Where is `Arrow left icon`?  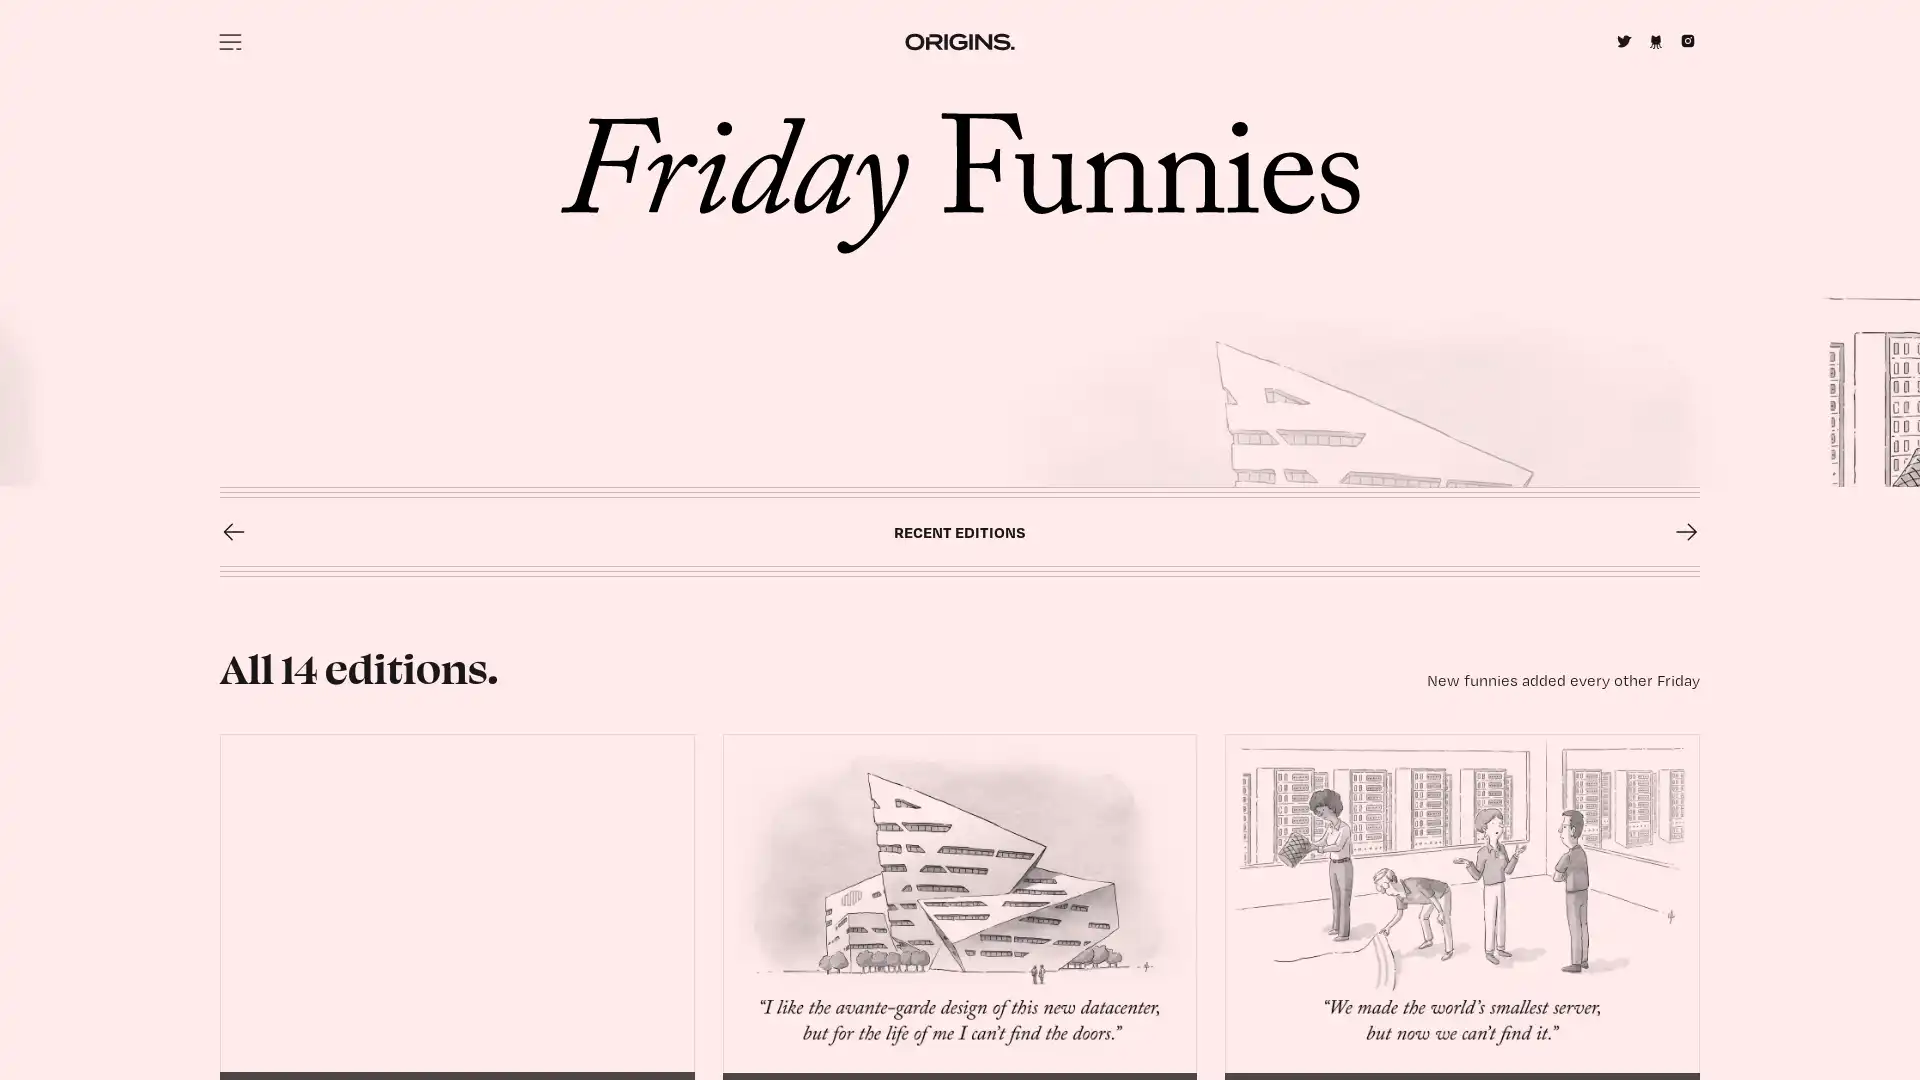
Arrow left icon is located at coordinates (234, 918).